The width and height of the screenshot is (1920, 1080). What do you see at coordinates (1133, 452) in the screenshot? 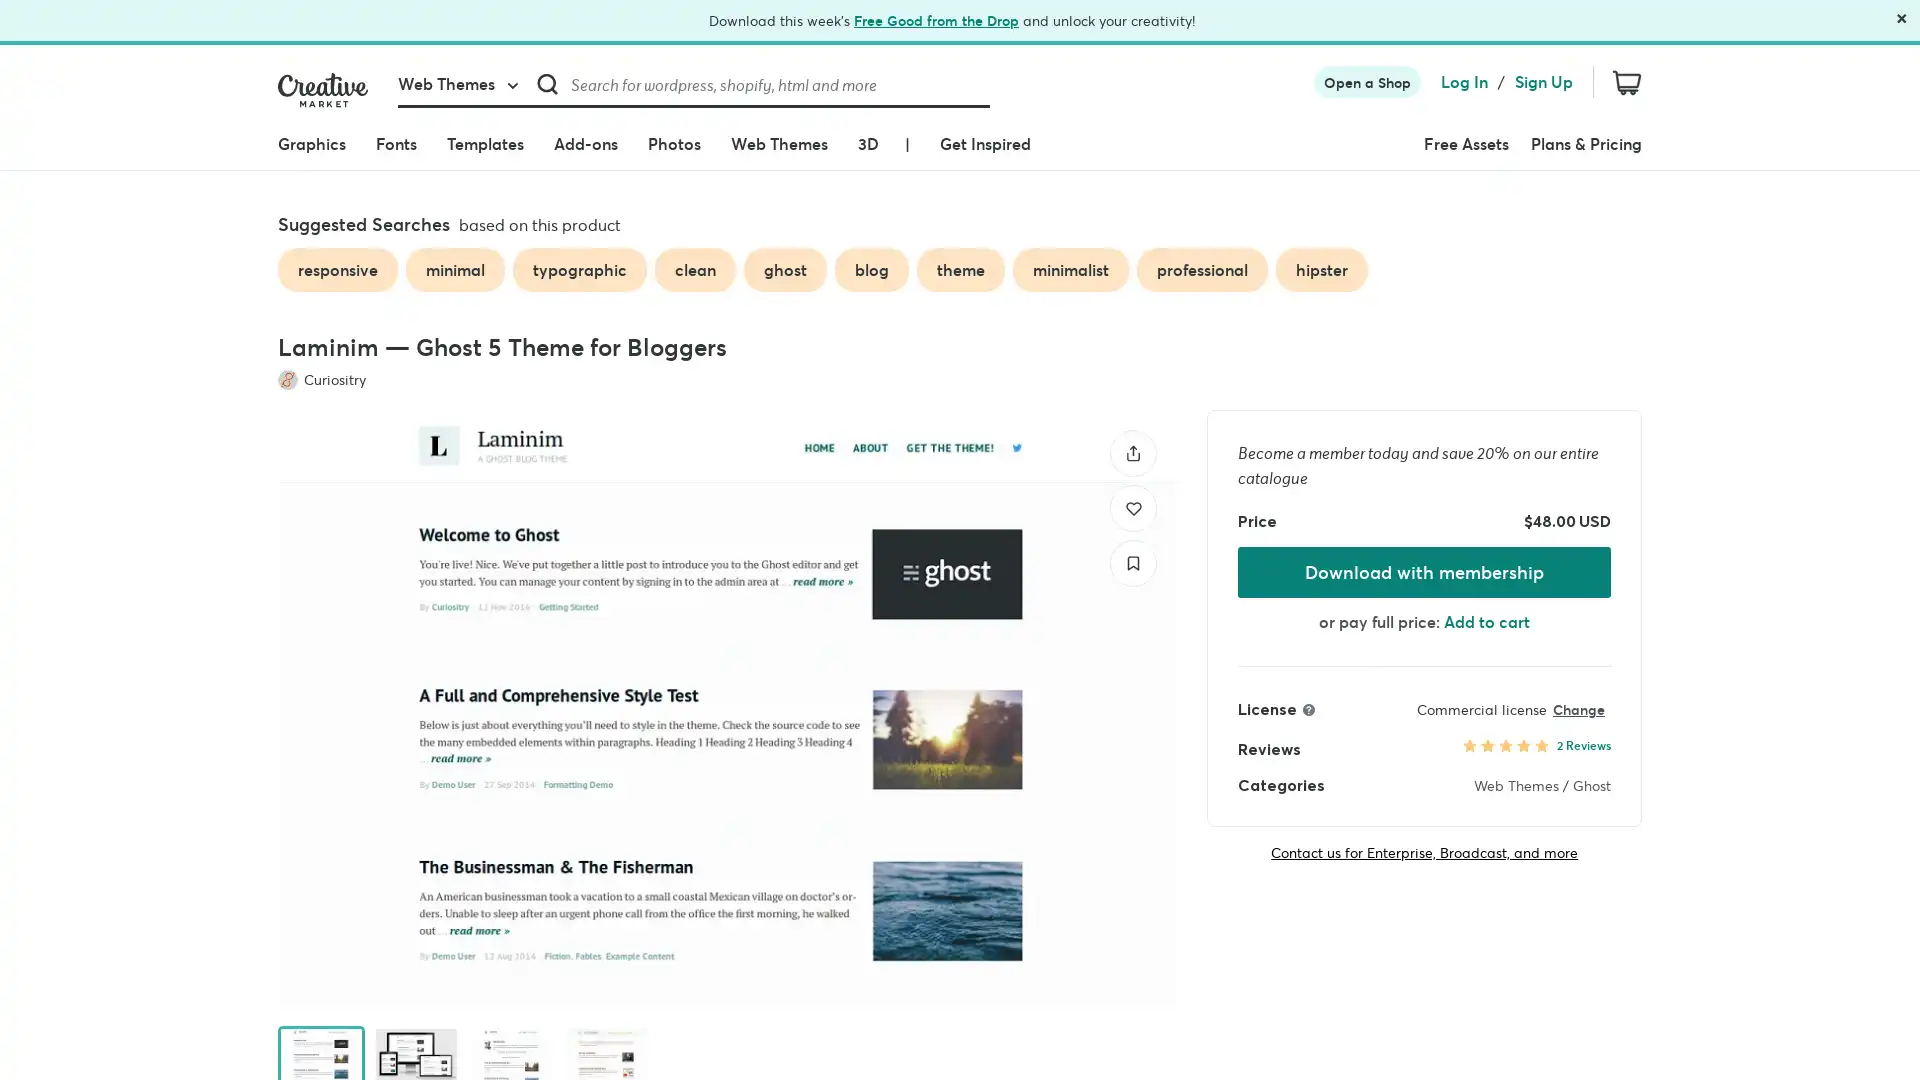
I see `Share` at bounding box center [1133, 452].